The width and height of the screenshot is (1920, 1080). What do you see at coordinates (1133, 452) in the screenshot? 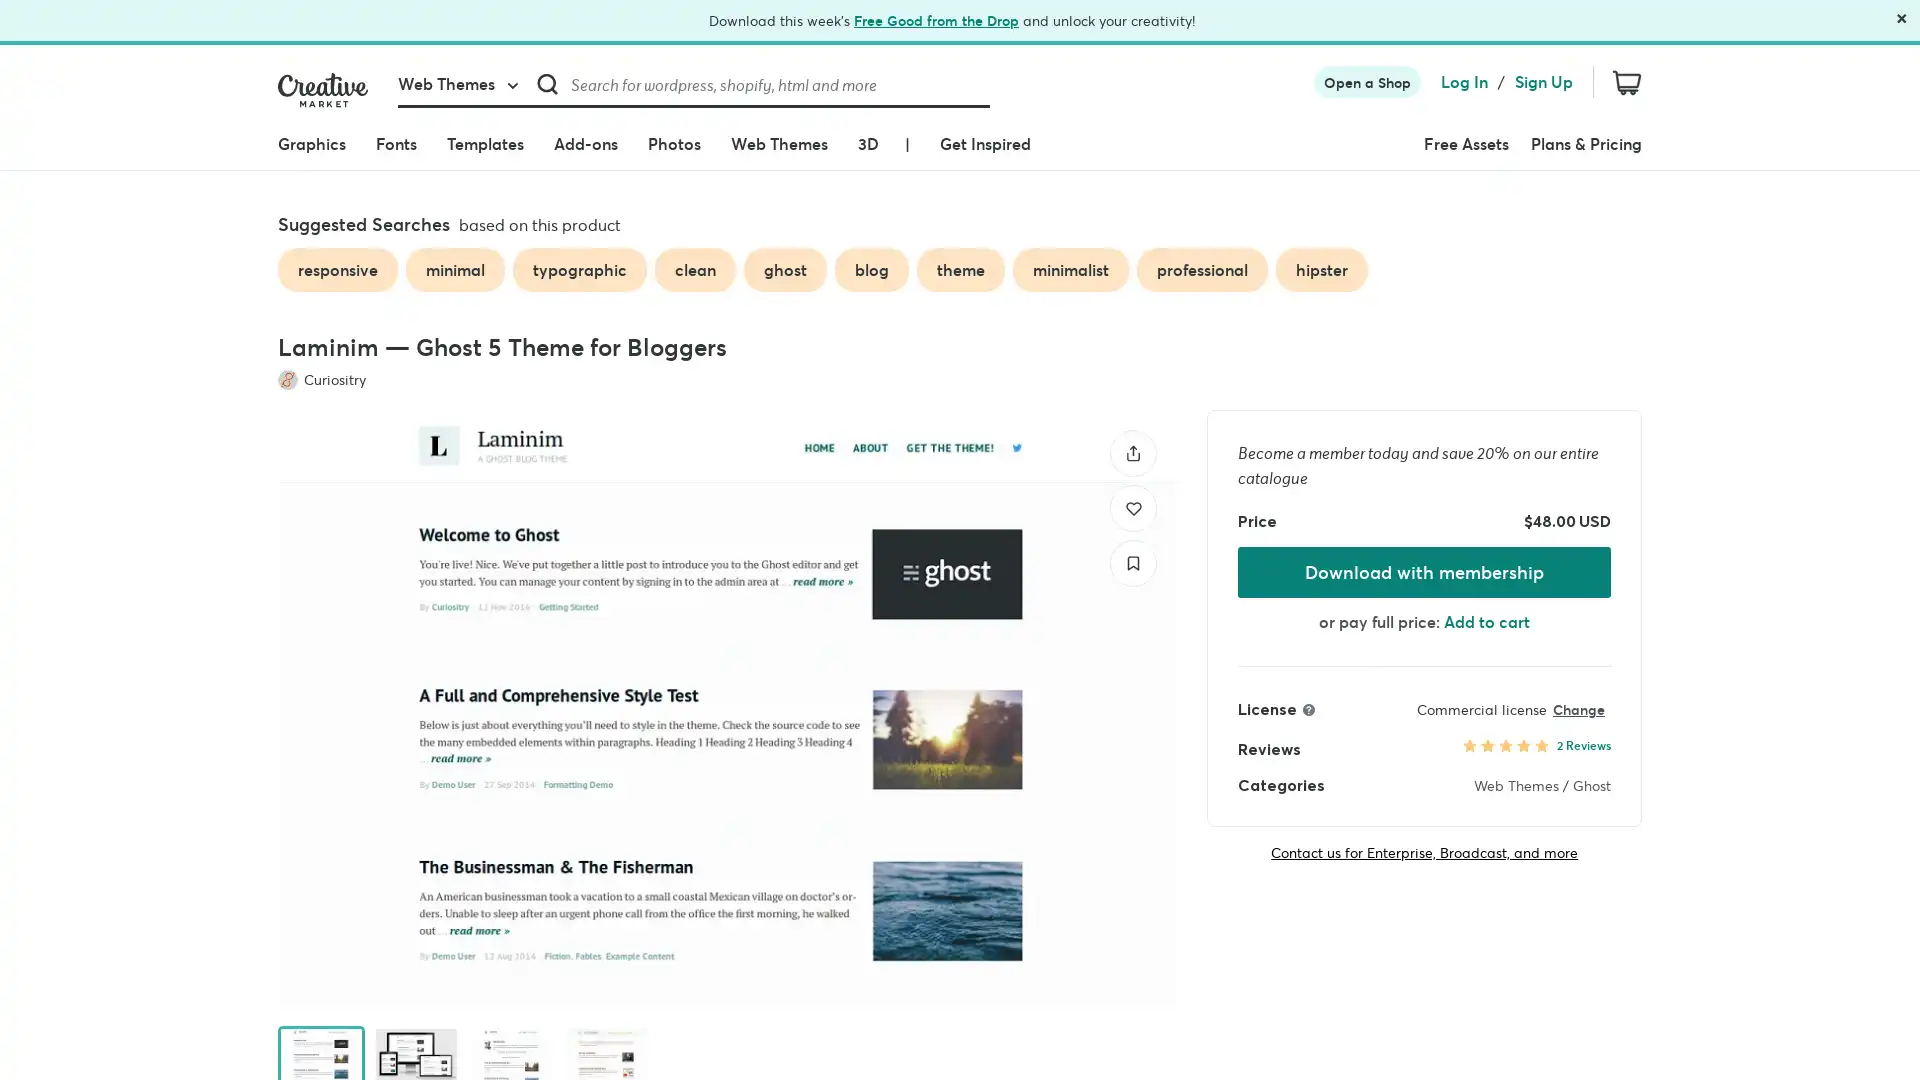
I see `Share` at bounding box center [1133, 452].